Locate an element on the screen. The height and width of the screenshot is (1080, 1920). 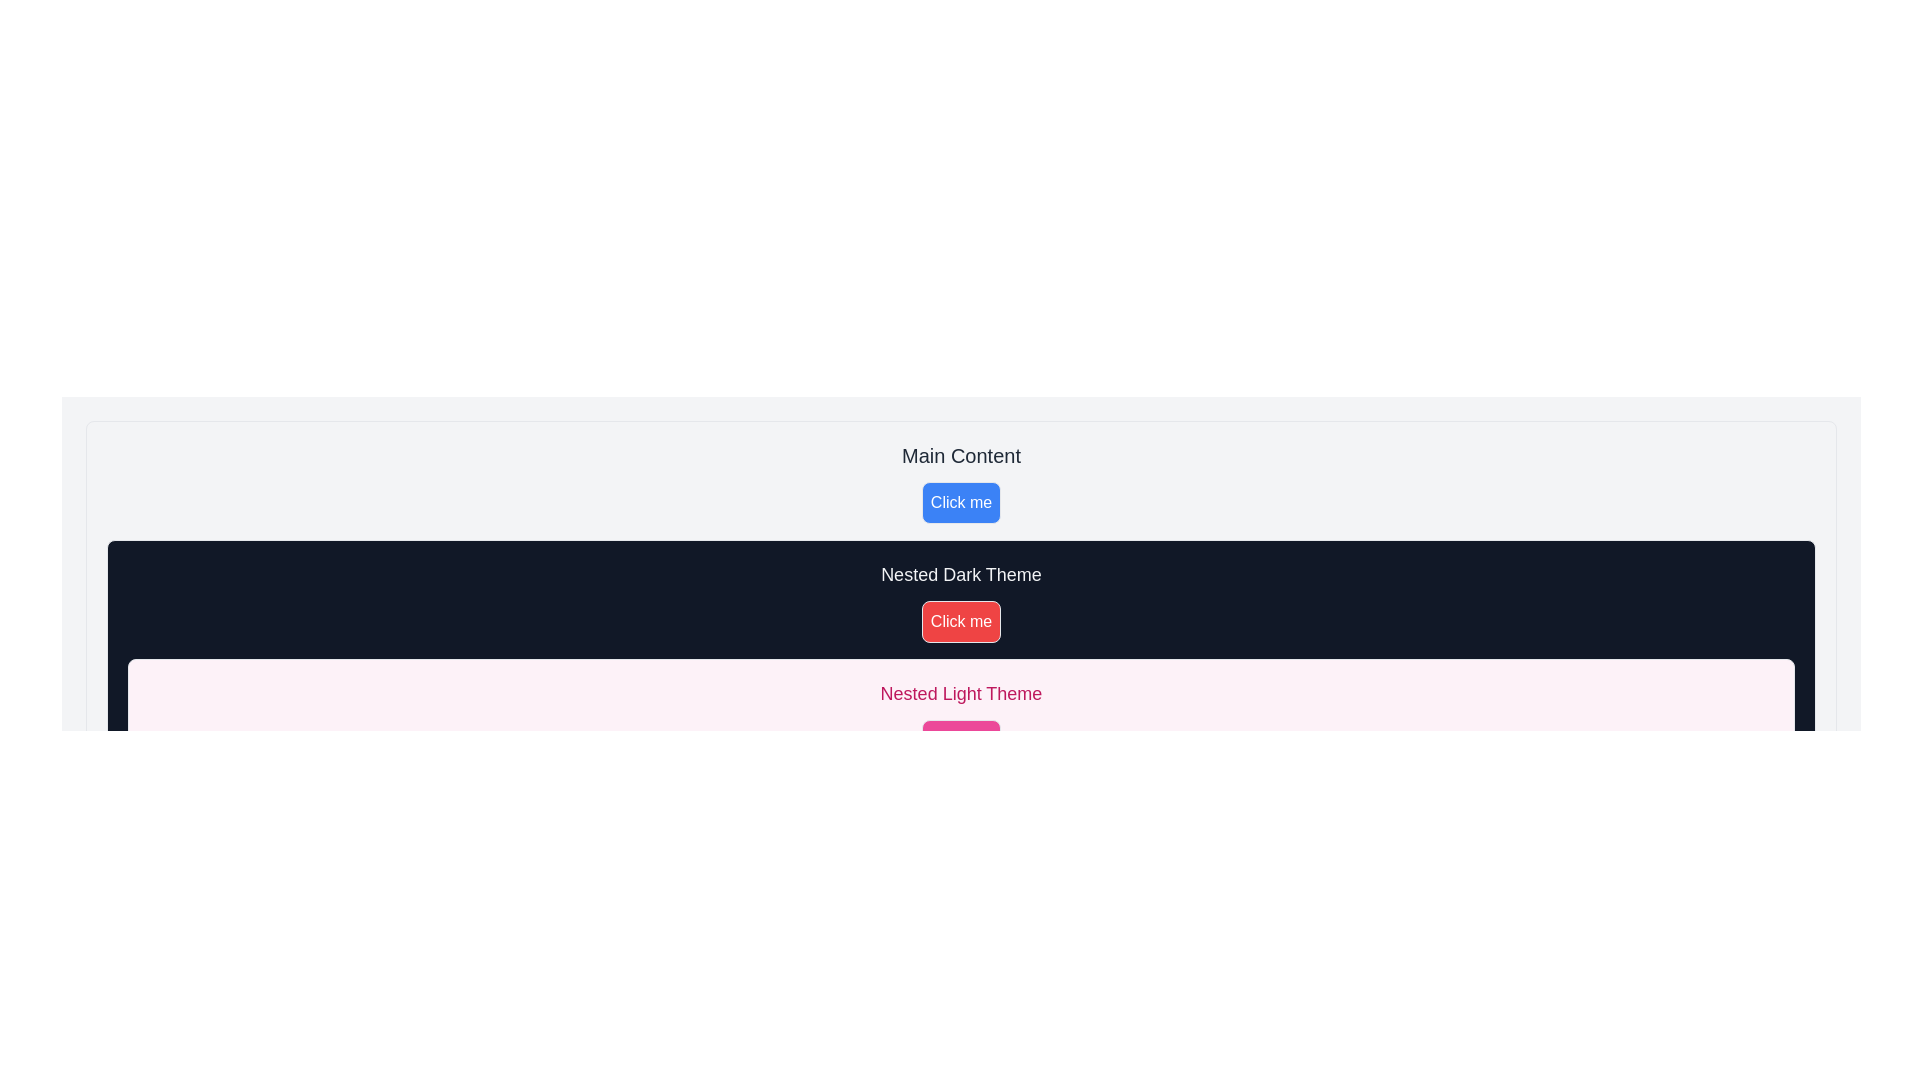
text displayed in the 'Nested Dark Theme' Text Label, which is styled with a large font size and medium weight, located above the 'Click me' button is located at coordinates (961, 574).